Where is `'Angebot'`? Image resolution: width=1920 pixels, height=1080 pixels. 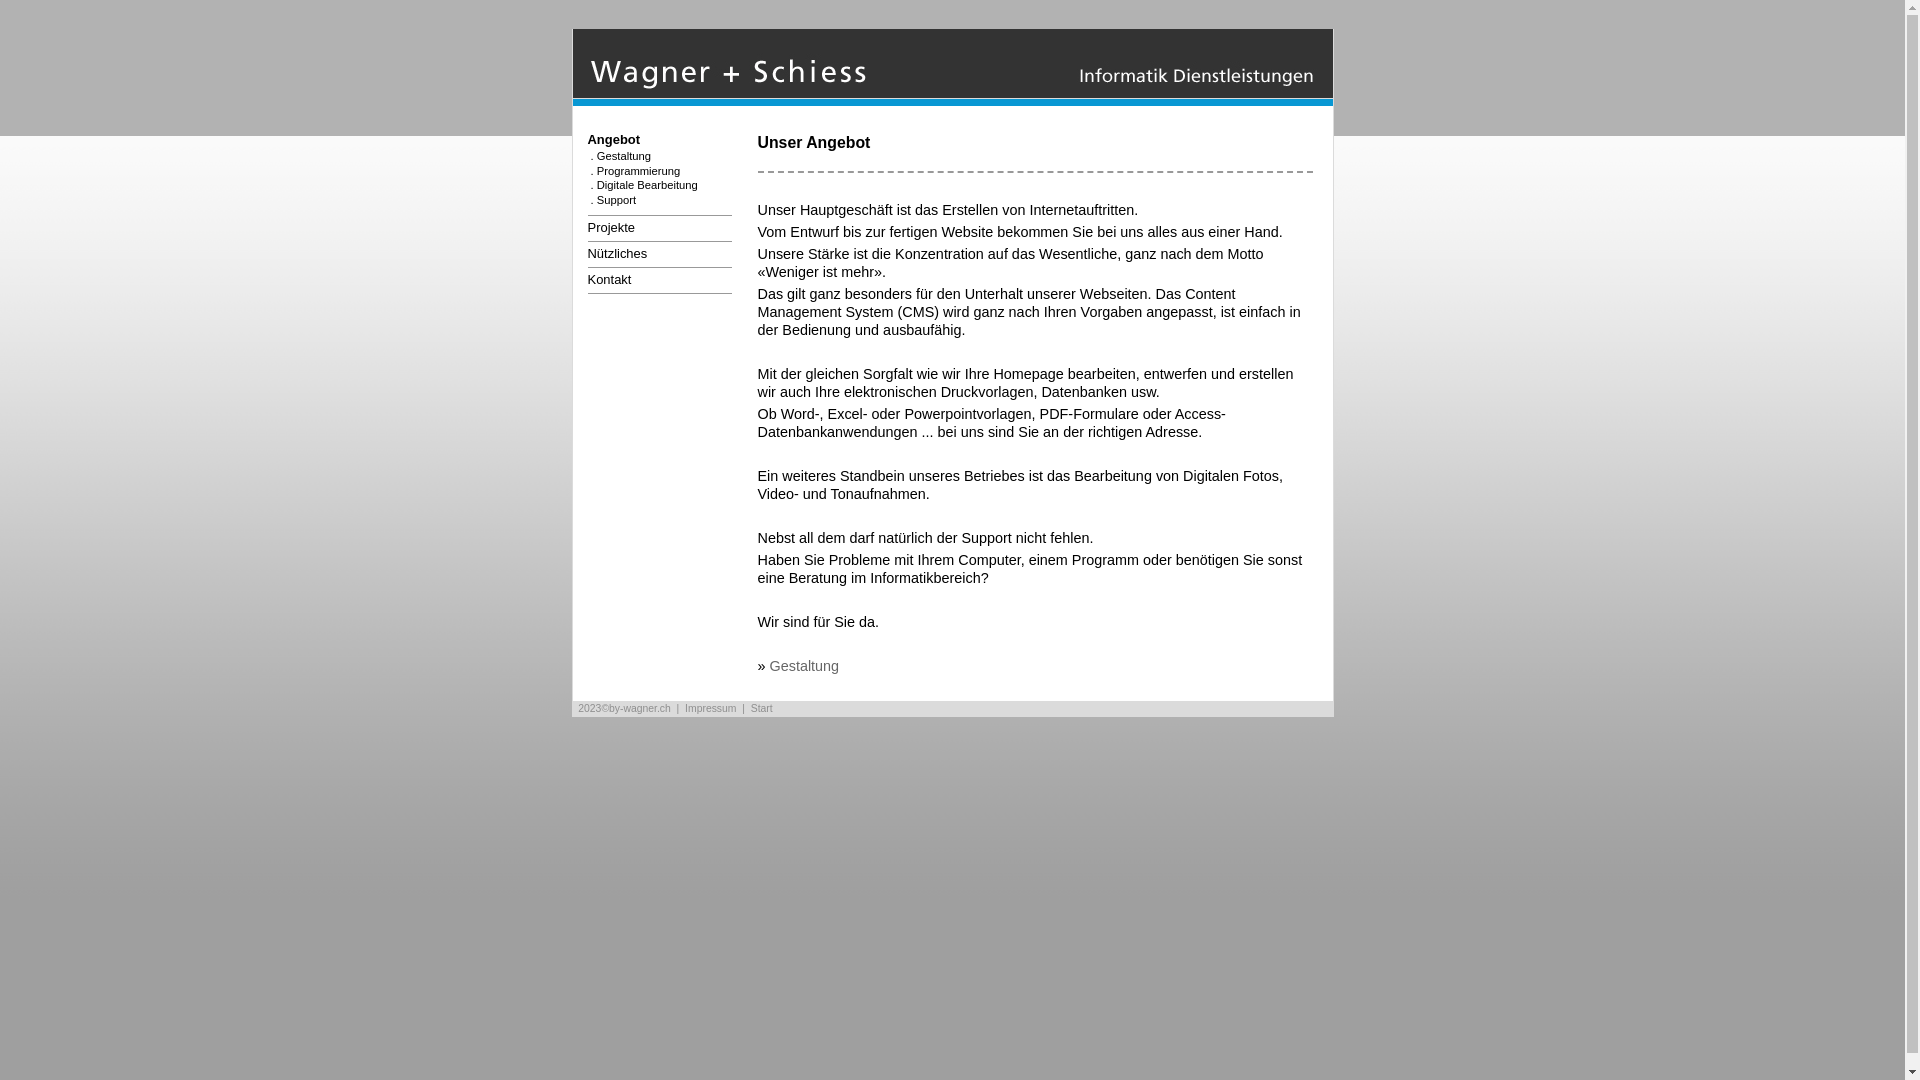
'Angebot' is located at coordinates (613, 138).